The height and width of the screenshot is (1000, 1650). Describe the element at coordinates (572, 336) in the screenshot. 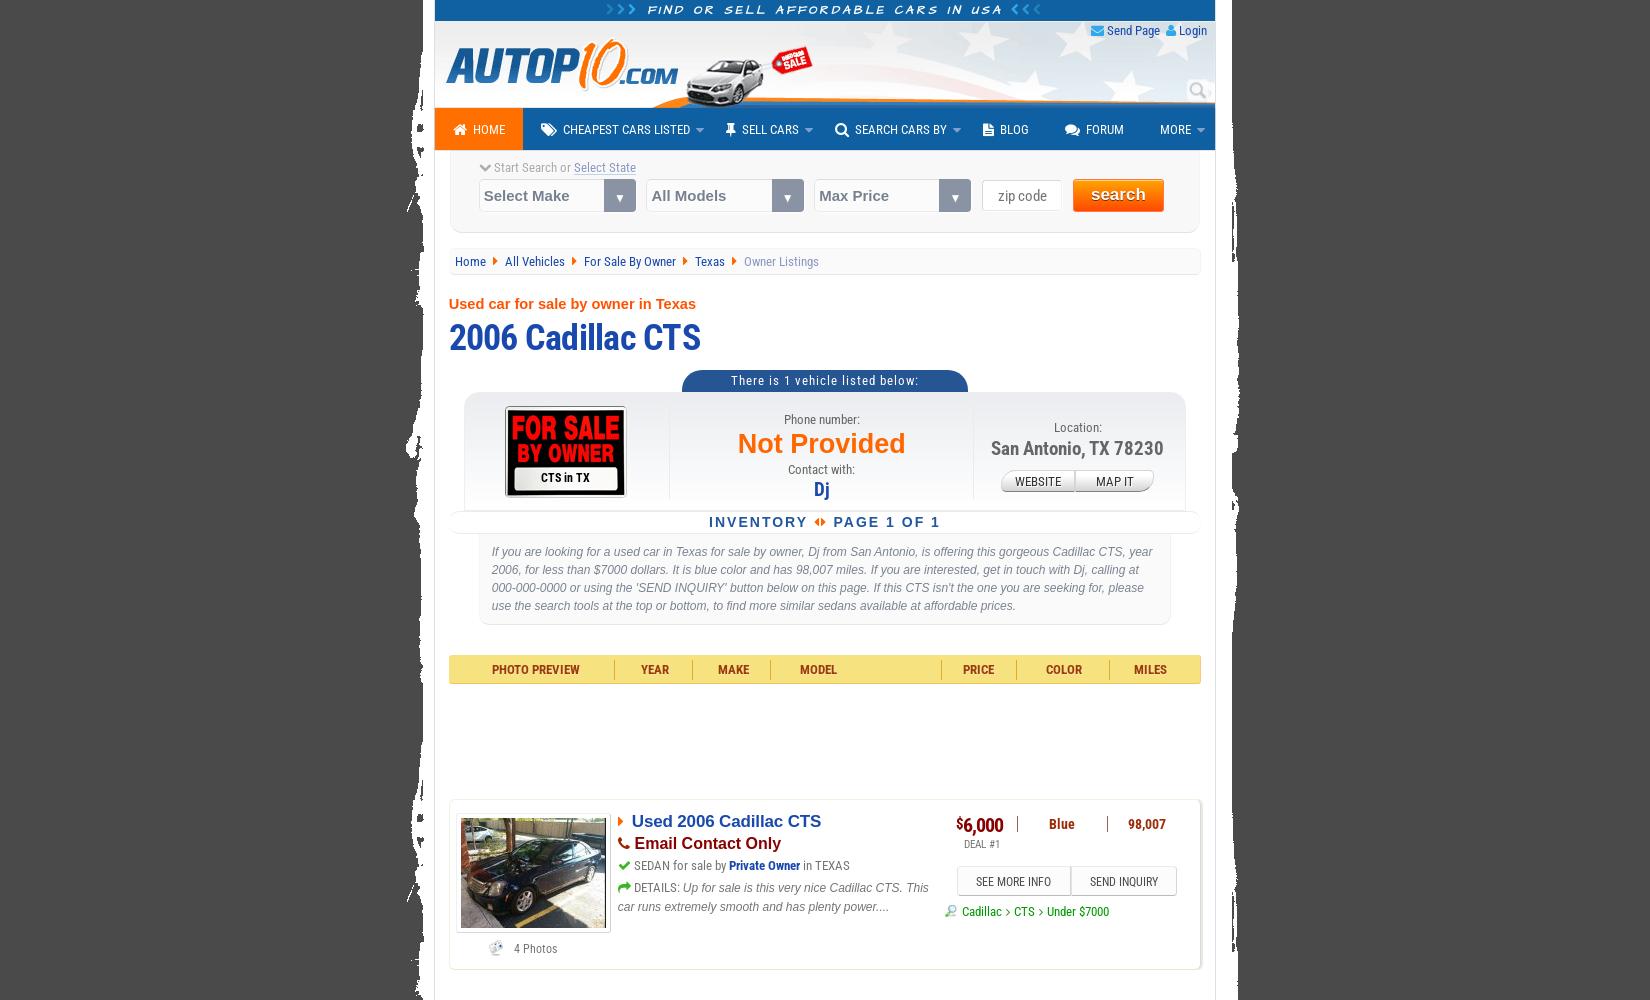

I see `'2006 Cadillac CTS'` at that location.